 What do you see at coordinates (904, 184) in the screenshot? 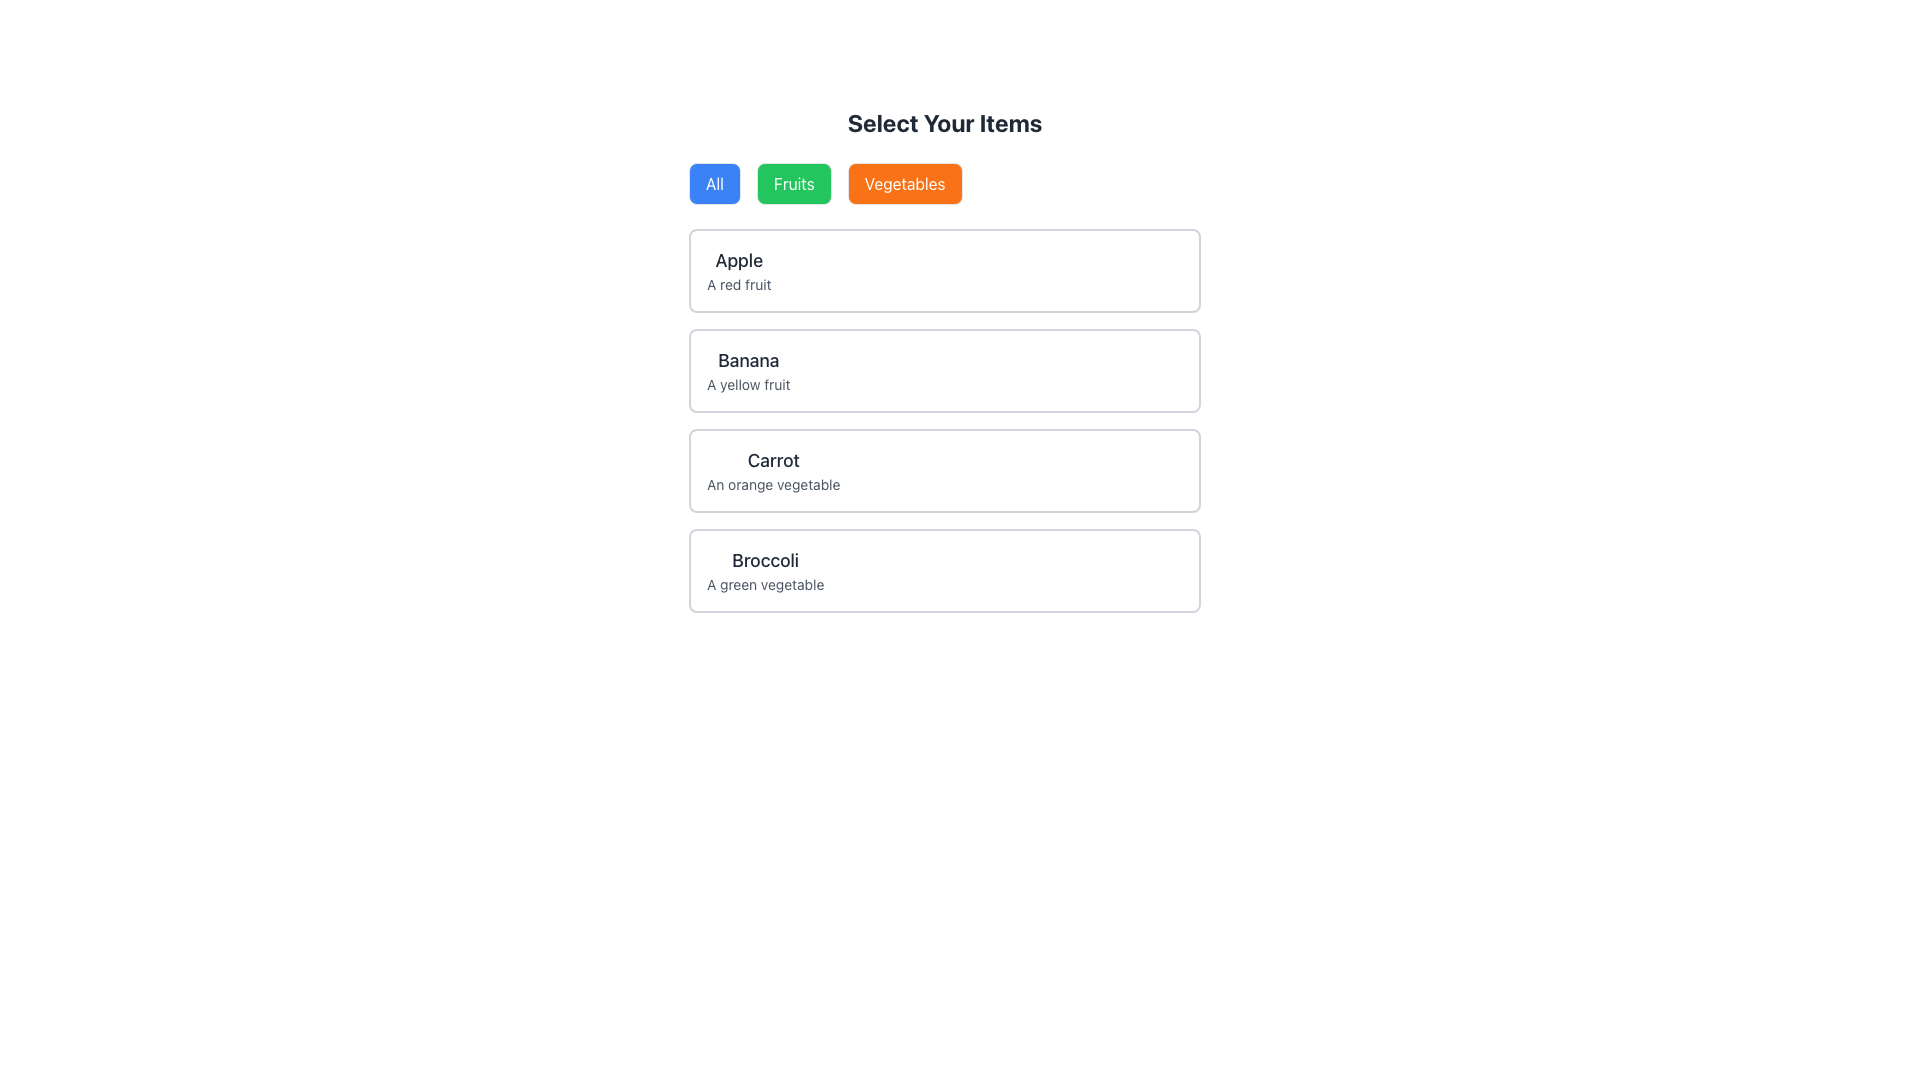
I see `the 'Vegetables' filter button, which is the third button in a group of three labeled 'All', 'Fruits', and 'Vegetables', located below the 'Select Your Items' header` at bounding box center [904, 184].